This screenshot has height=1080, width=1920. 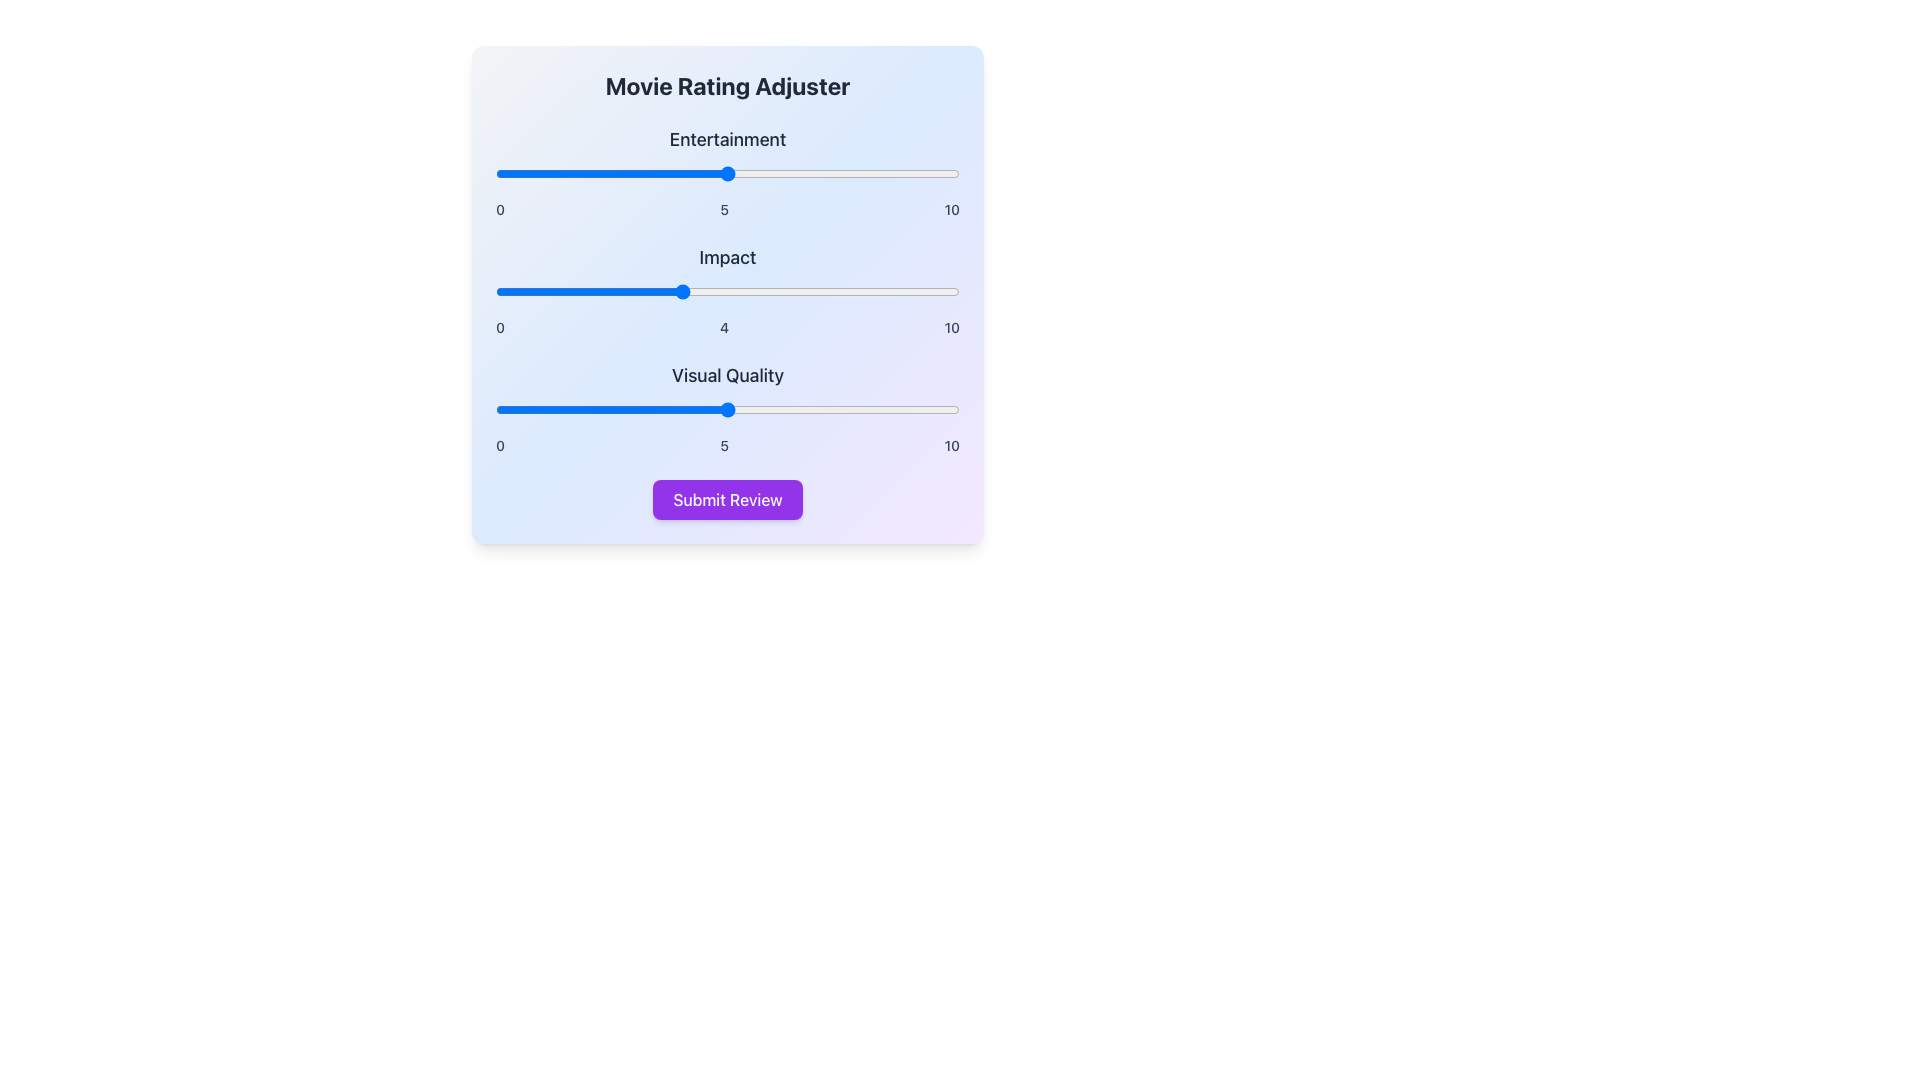 What do you see at coordinates (723, 326) in the screenshot?
I see `the static text label displaying the numeric digit '4', which is centered horizontally among the sibling numbers '0', '4', and '10'` at bounding box center [723, 326].